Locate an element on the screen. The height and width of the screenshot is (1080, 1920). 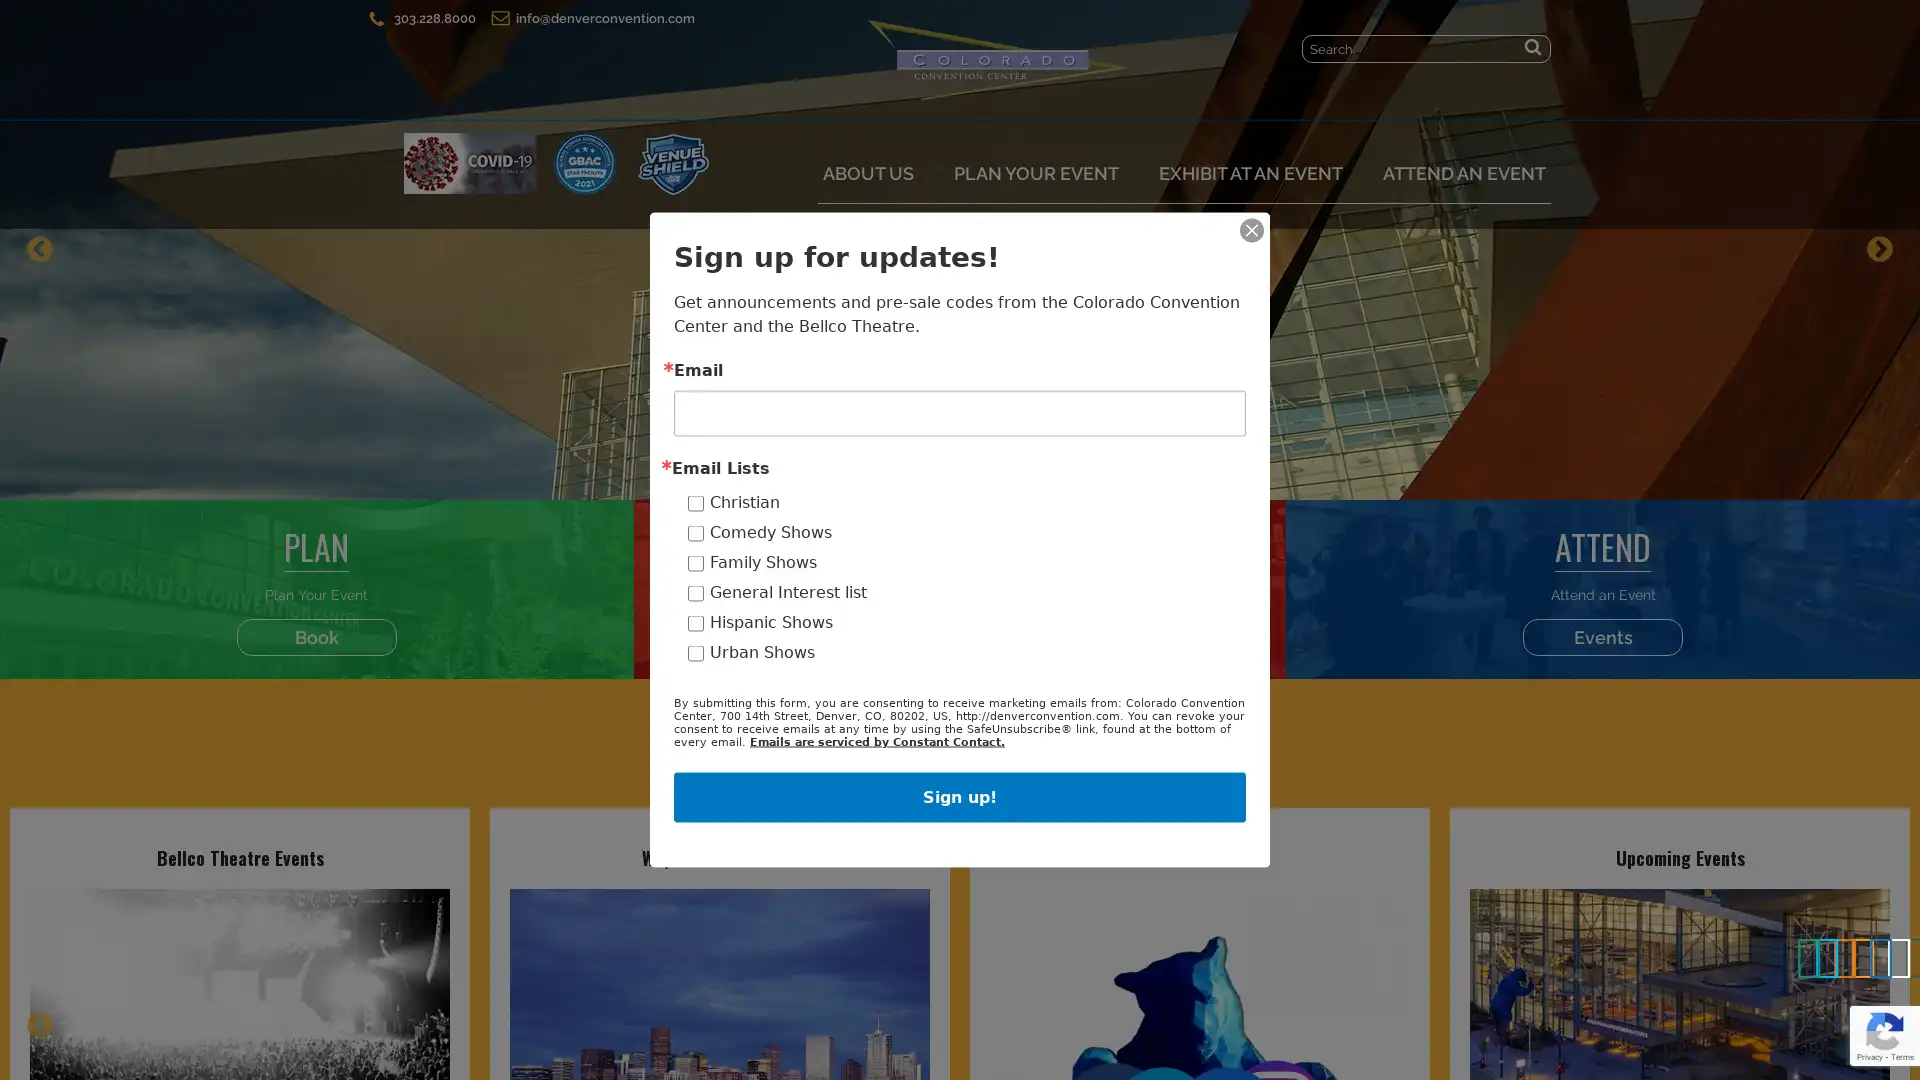
Submit is located at coordinates (1531, 45).